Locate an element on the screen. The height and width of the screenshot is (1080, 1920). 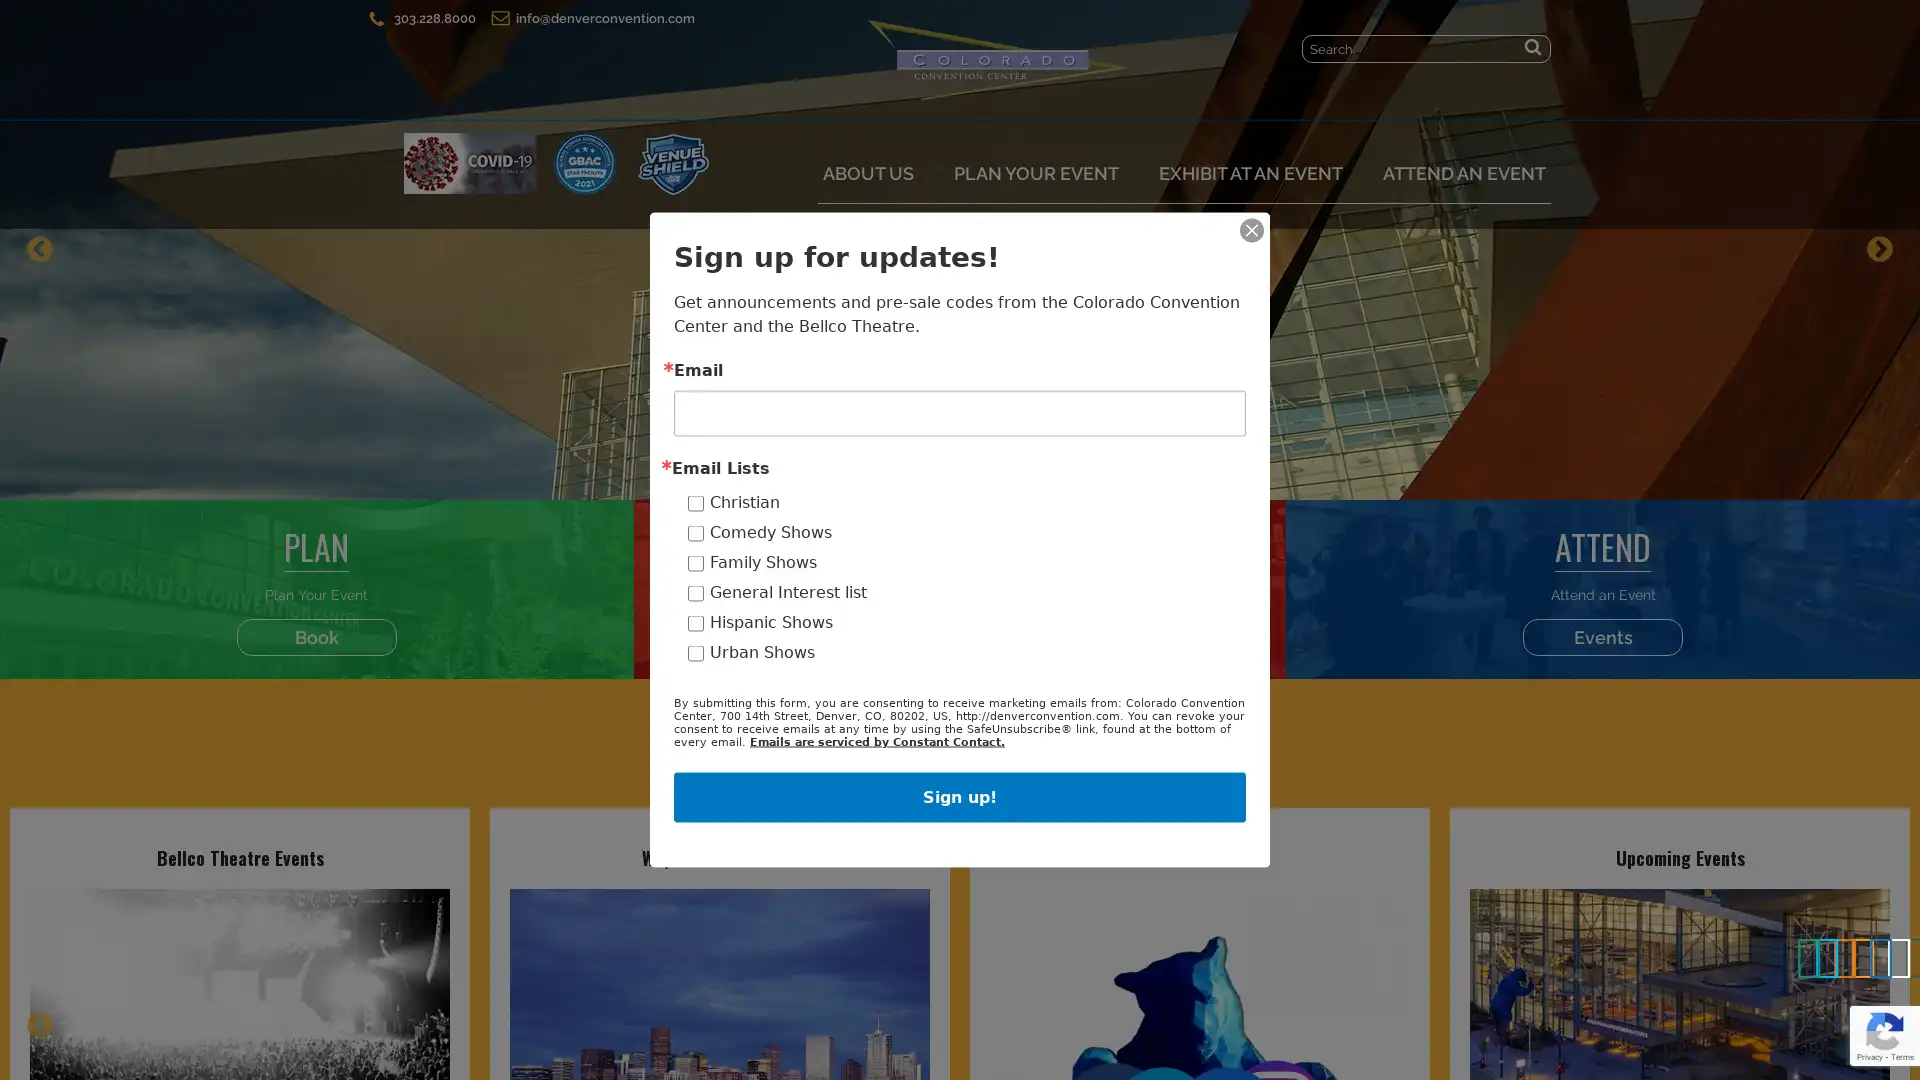
Submit is located at coordinates (1531, 45).